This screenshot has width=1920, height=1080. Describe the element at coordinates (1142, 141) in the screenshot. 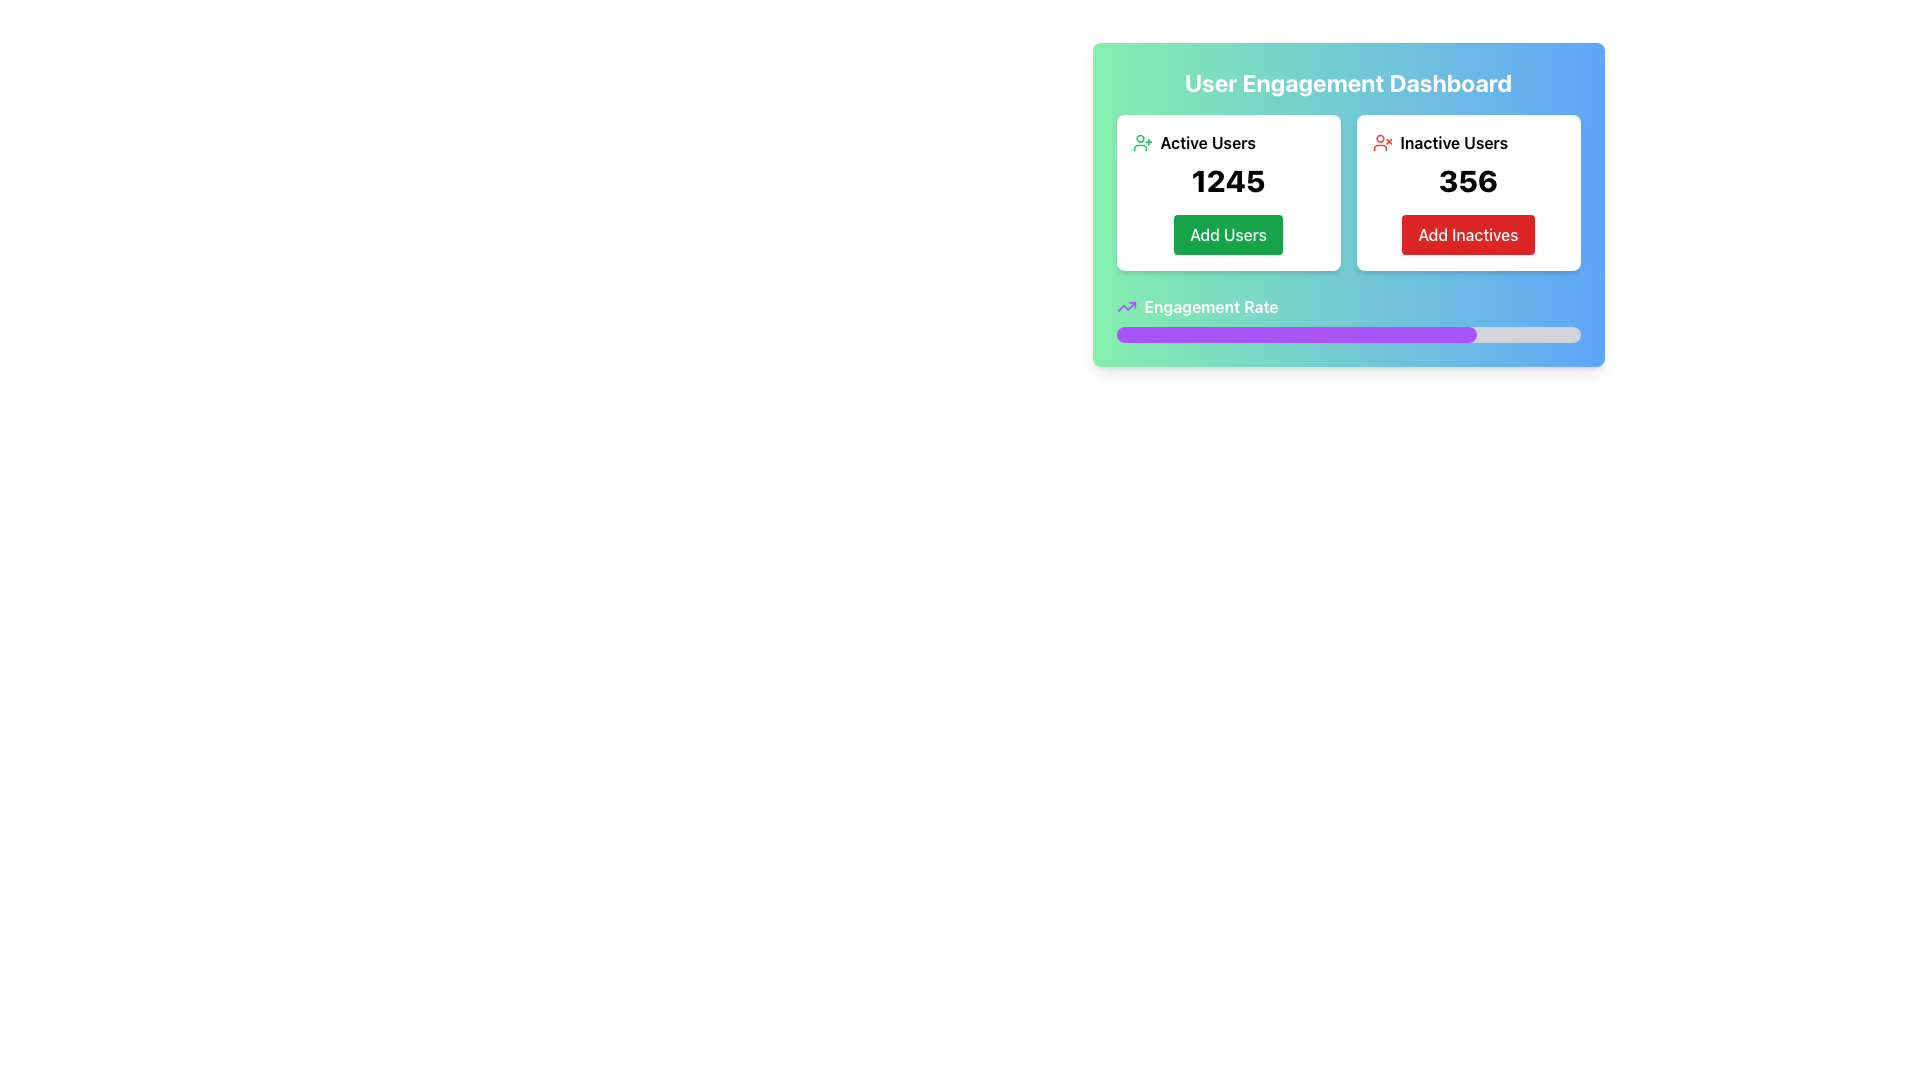

I see `the user icon with a plus sign, which is positioned above the 'Active Users' text in the top-left of the dashboard` at that location.